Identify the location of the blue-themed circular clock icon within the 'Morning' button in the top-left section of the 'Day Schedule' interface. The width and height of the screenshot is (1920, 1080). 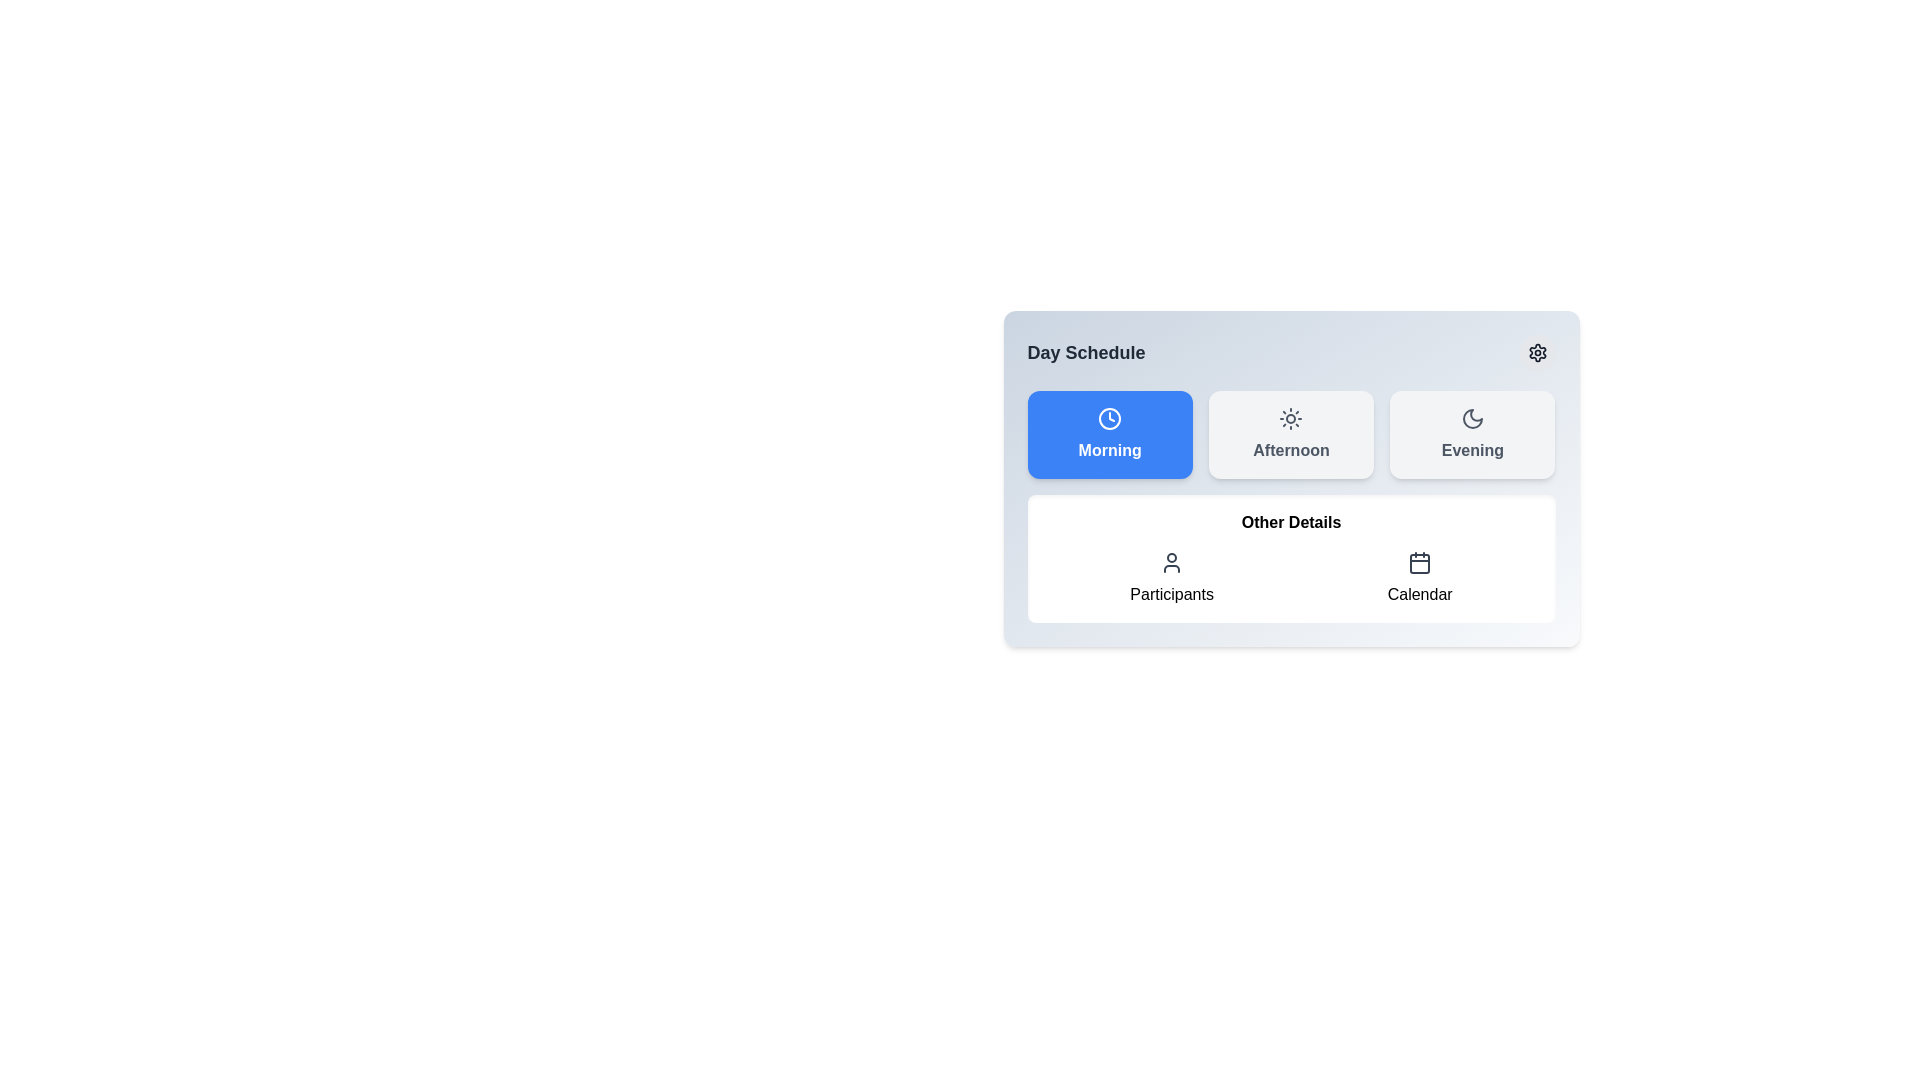
(1109, 418).